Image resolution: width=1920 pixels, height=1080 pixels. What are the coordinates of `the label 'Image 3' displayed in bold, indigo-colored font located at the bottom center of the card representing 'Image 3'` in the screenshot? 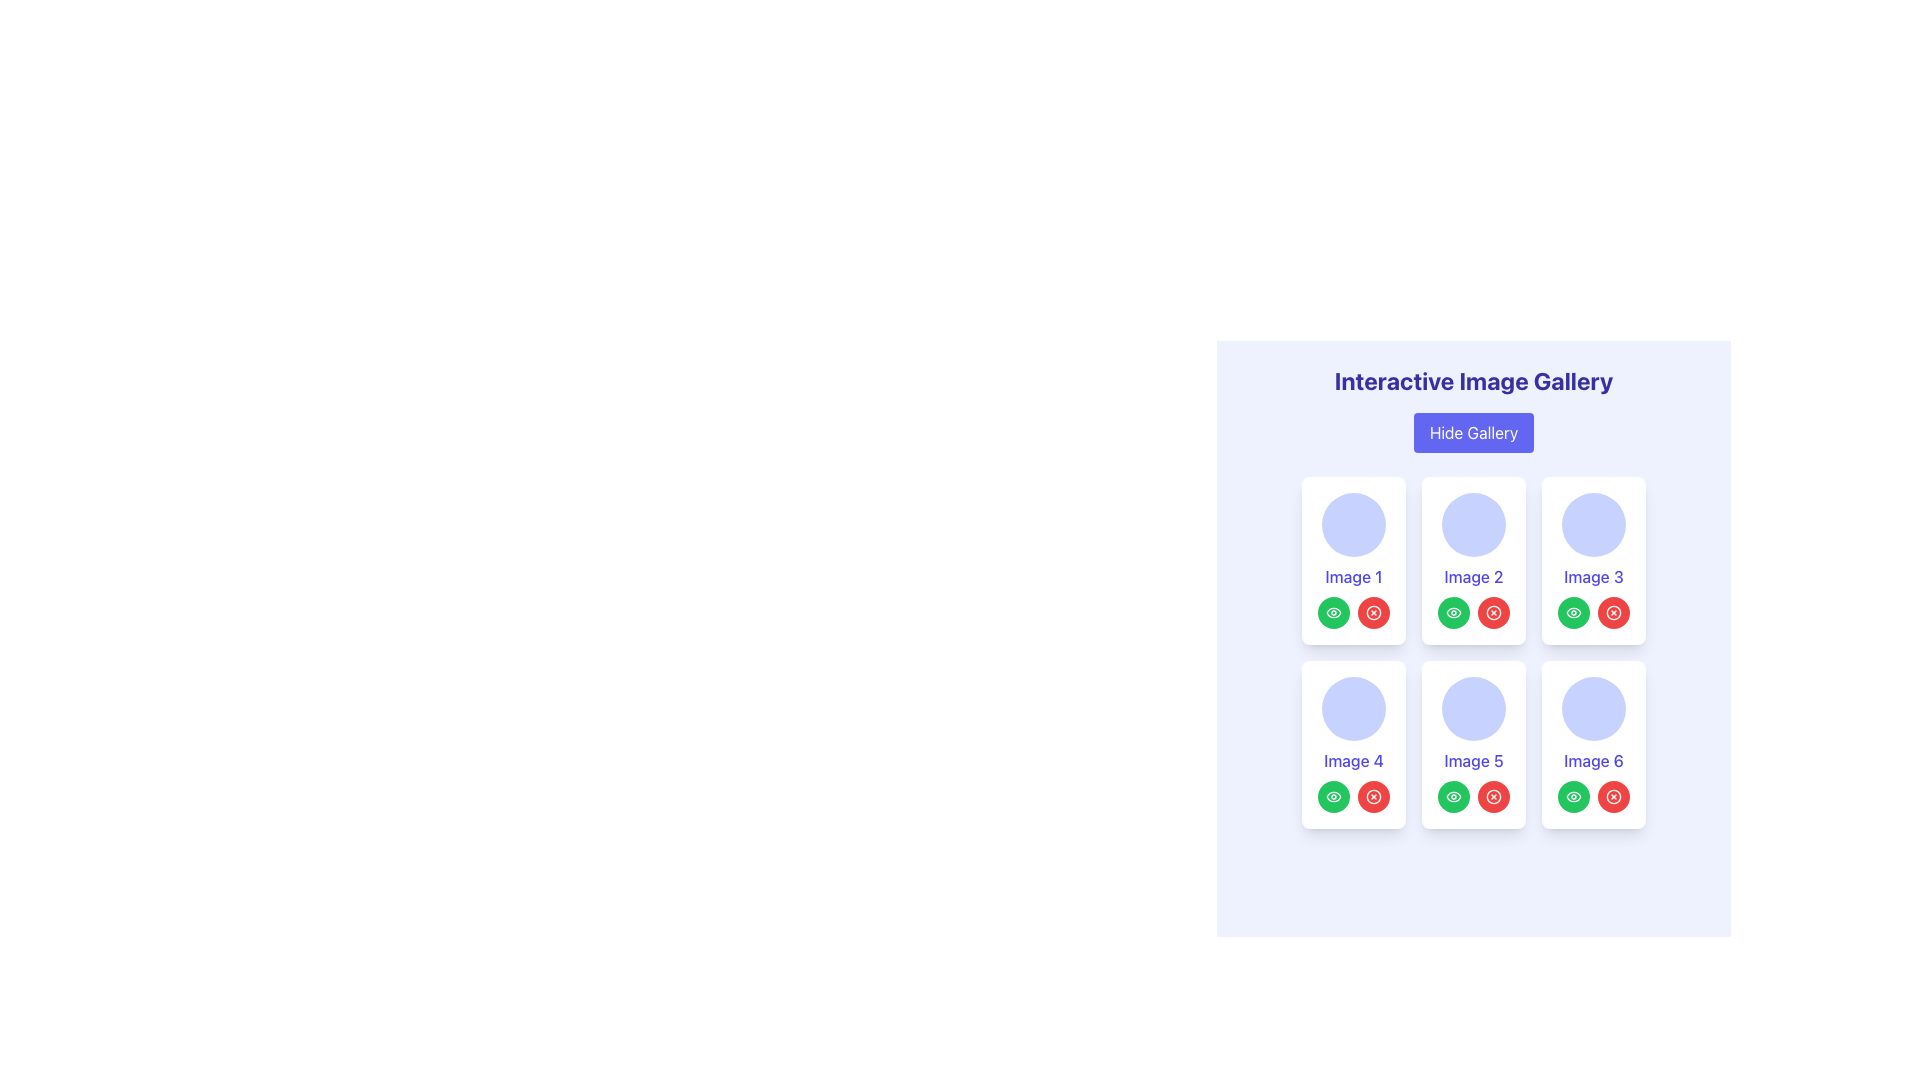 It's located at (1592, 577).